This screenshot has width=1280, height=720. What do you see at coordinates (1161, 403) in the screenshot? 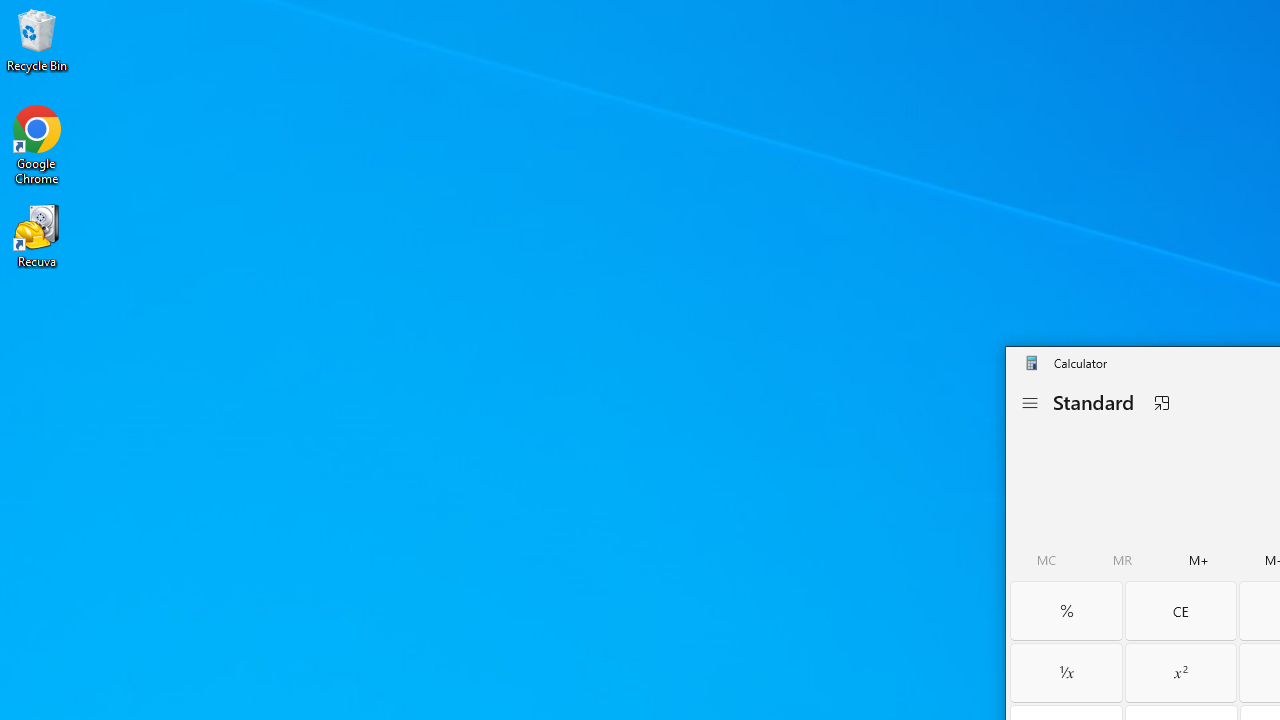
I see `'Keep on top'` at bounding box center [1161, 403].